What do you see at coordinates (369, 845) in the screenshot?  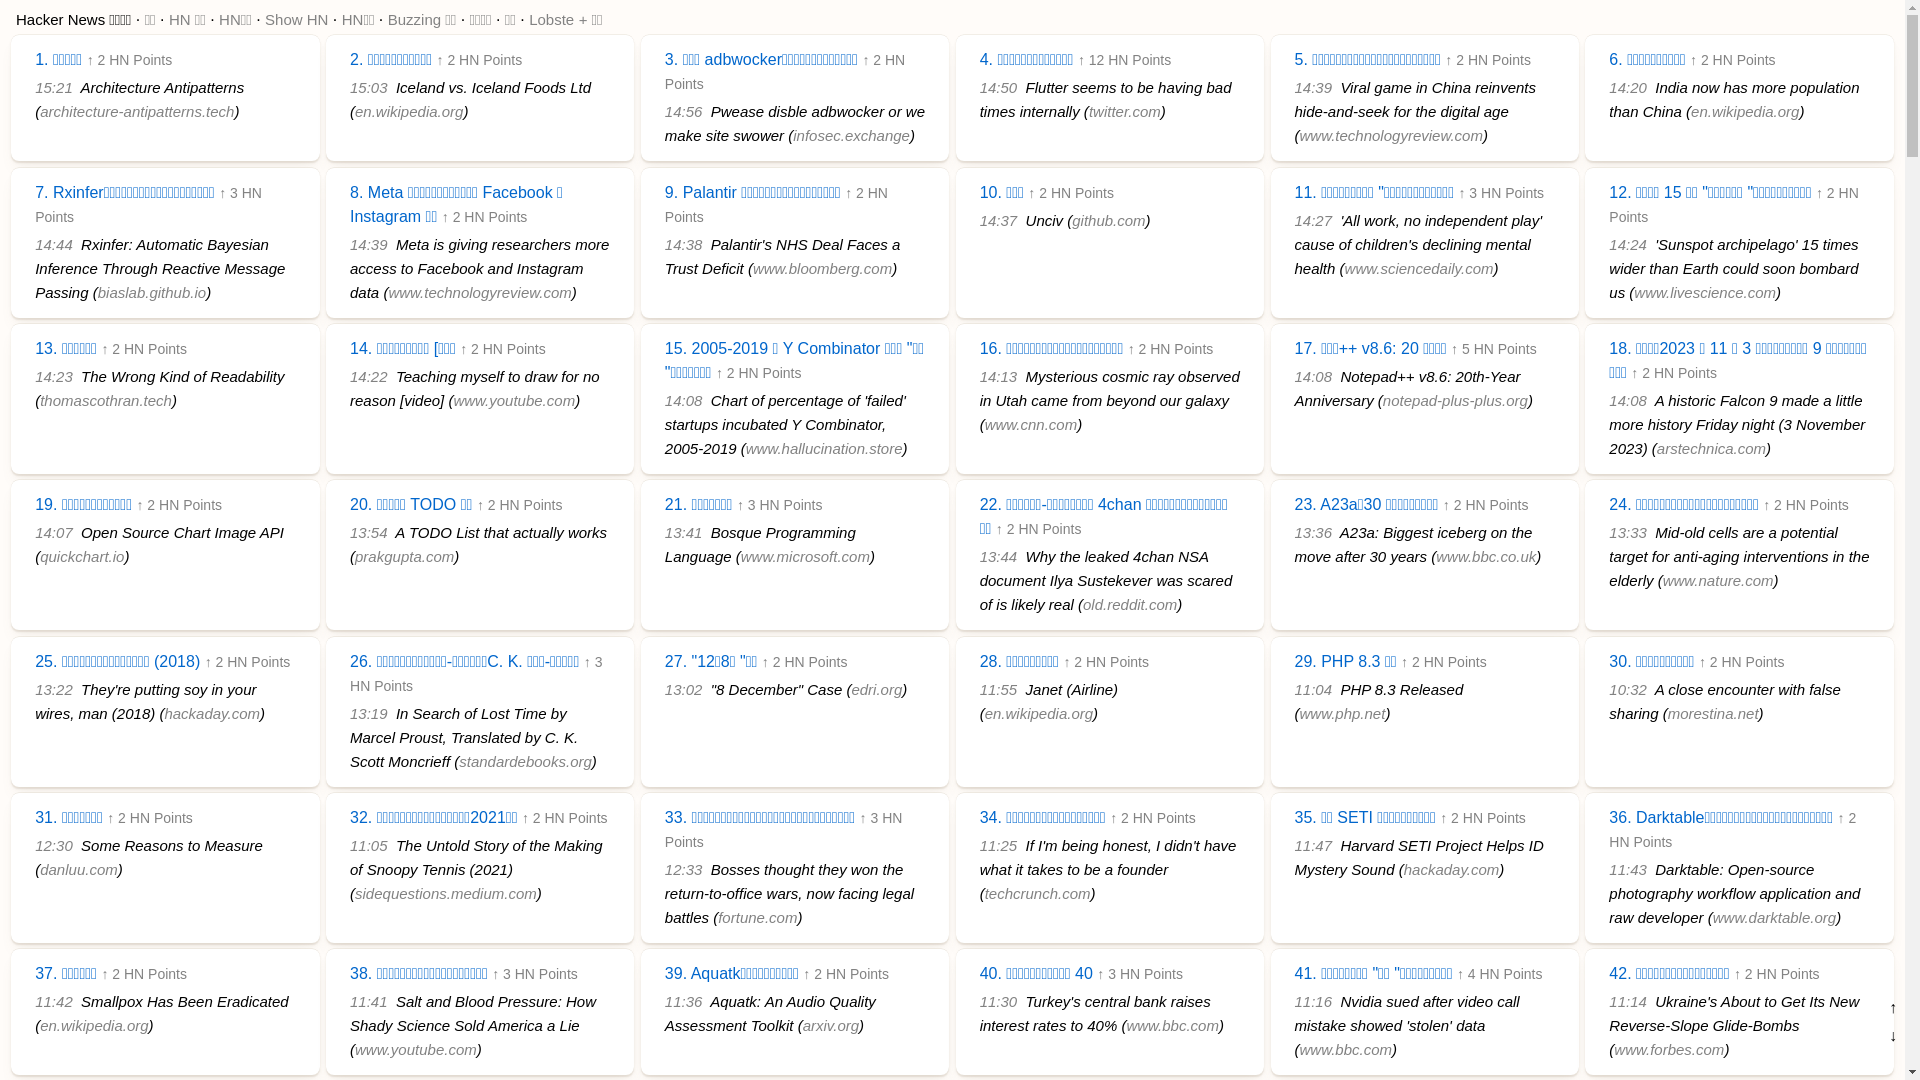 I see `'11:05'` at bounding box center [369, 845].